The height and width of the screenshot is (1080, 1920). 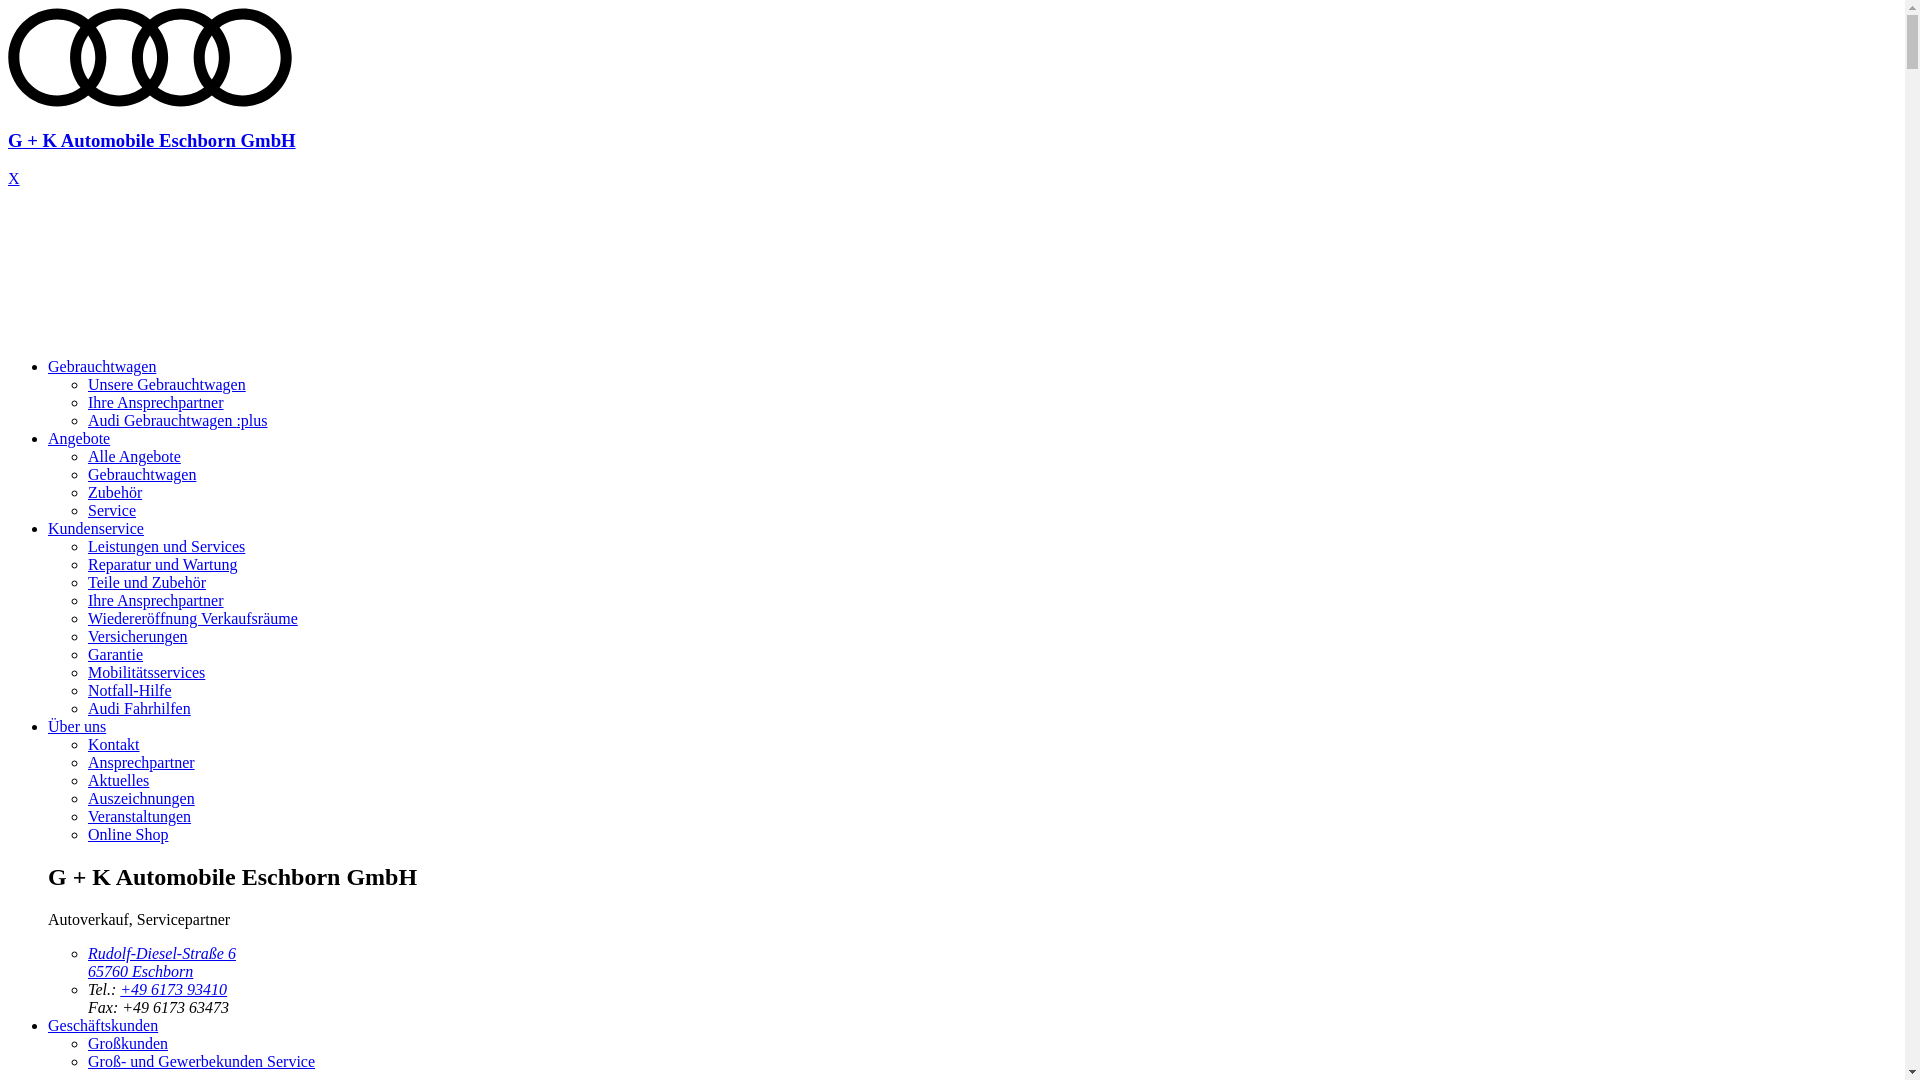 What do you see at coordinates (86, 456) in the screenshot?
I see `'Alle Angebote'` at bounding box center [86, 456].